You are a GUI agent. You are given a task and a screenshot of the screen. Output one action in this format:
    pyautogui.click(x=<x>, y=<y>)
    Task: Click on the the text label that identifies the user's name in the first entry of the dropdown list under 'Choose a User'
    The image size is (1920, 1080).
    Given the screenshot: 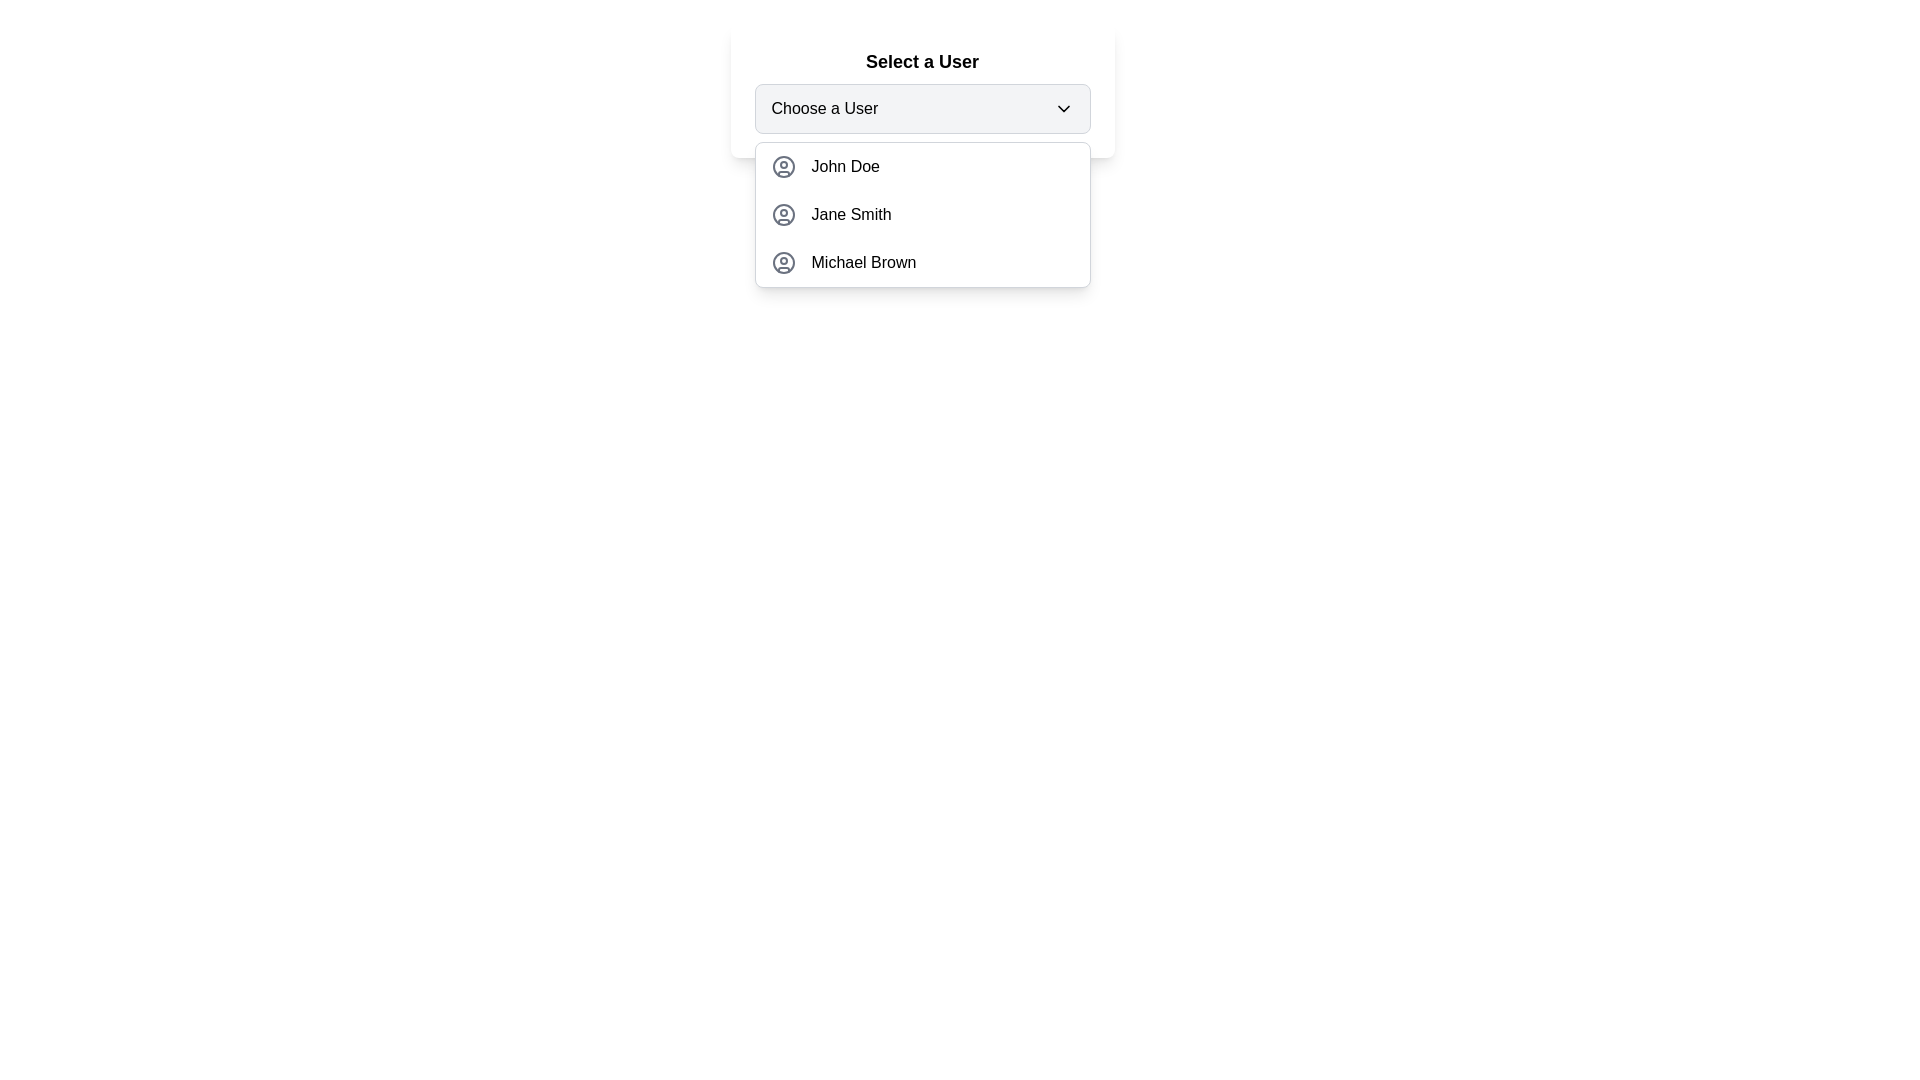 What is the action you would take?
    pyautogui.click(x=845, y=165)
    